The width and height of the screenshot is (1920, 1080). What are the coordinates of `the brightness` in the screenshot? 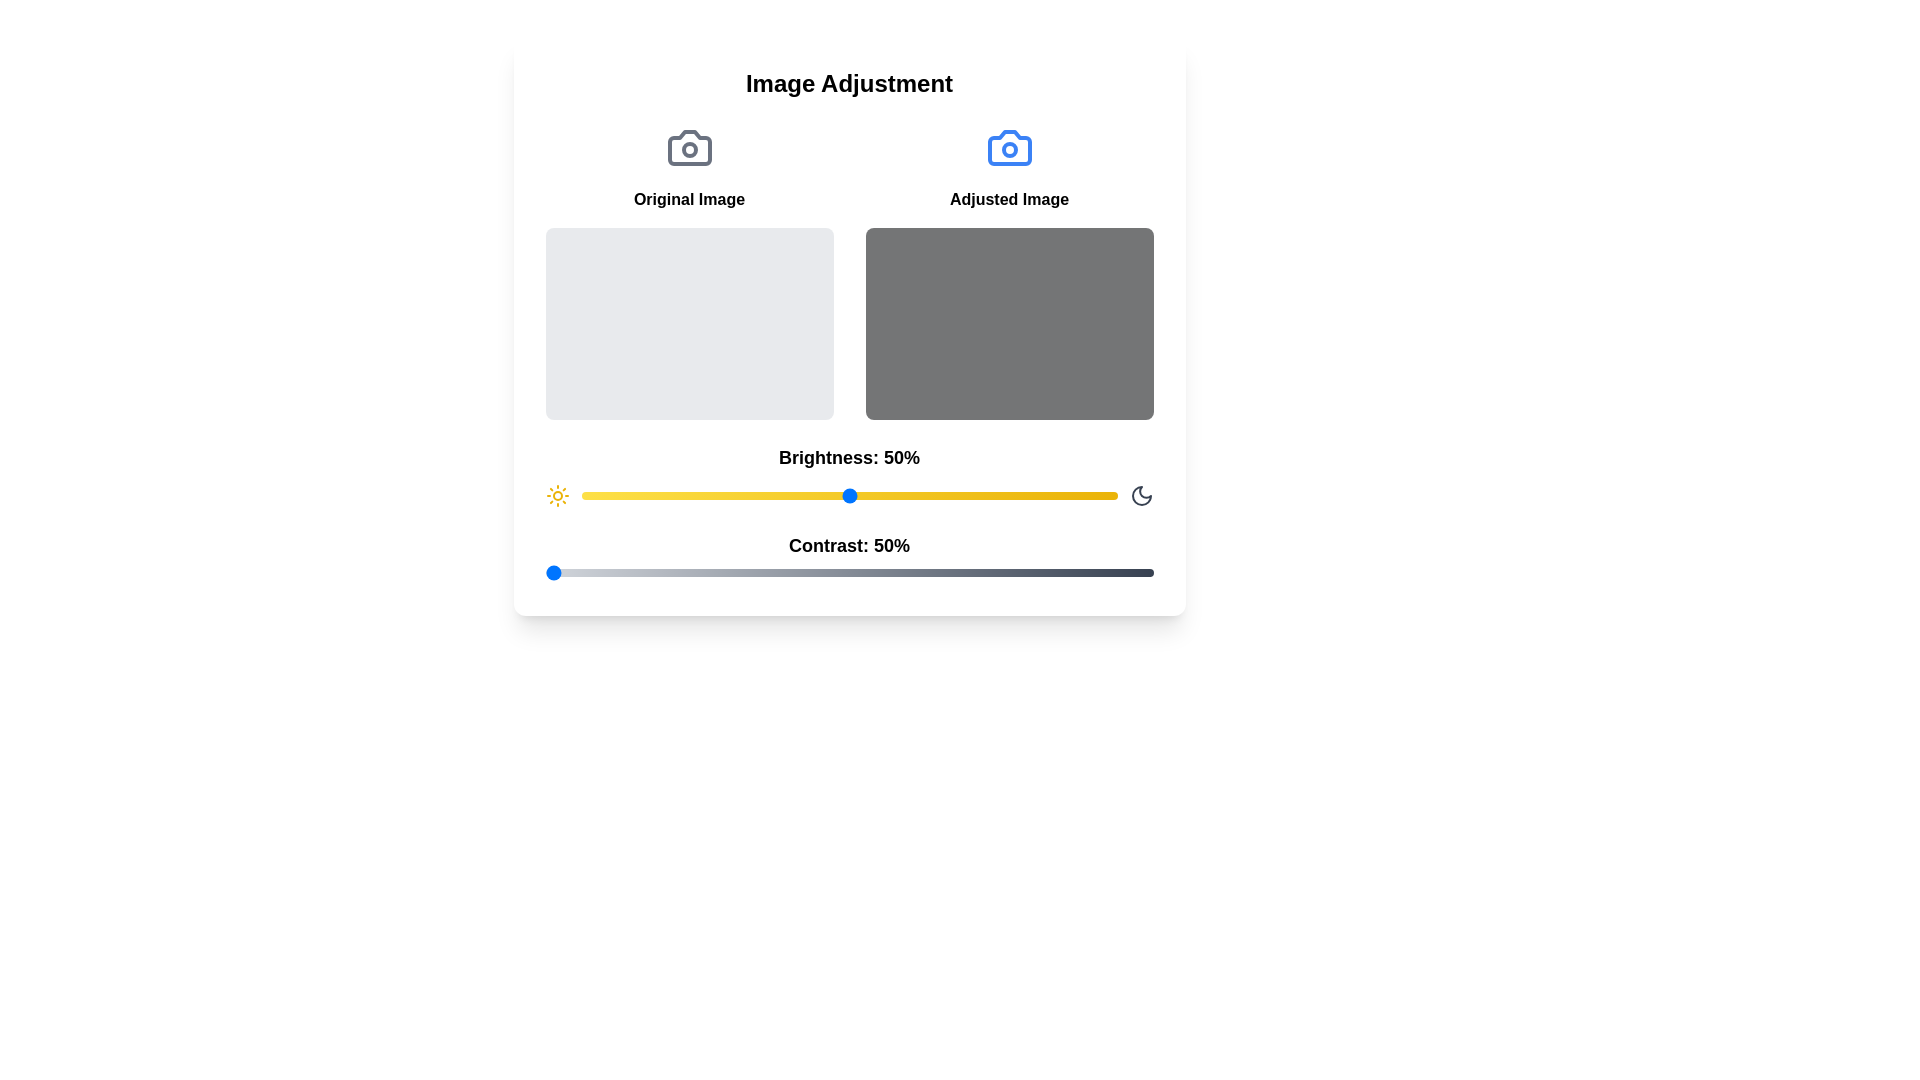 It's located at (1037, 495).